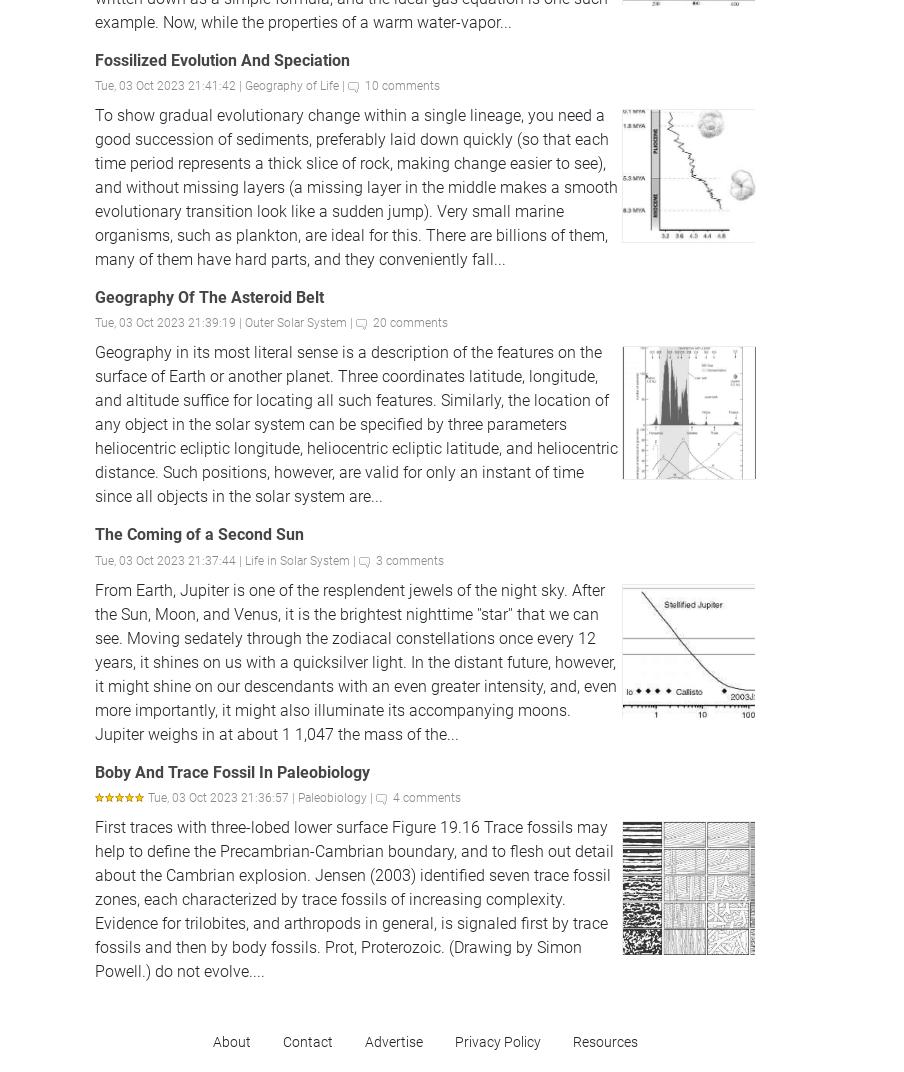 The width and height of the screenshot is (904, 1072). What do you see at coordinates (355, 423) in the screenshot?
I see `'Geography in its most literal sense is a description of the features on the surface of Earth or another planet. Three coordinates latitude, longitude, and altitude suffice for locating all such features. Similarly, the location of any object in the solar system can be specified by three parameters heliocentric ecliptic longitude, heliocentric ecliptic latitude, and heliocentric distance. Such positions, however, are valid for only an instant of time since all objects in the solar system are...'` at bounding box center [355, 423].